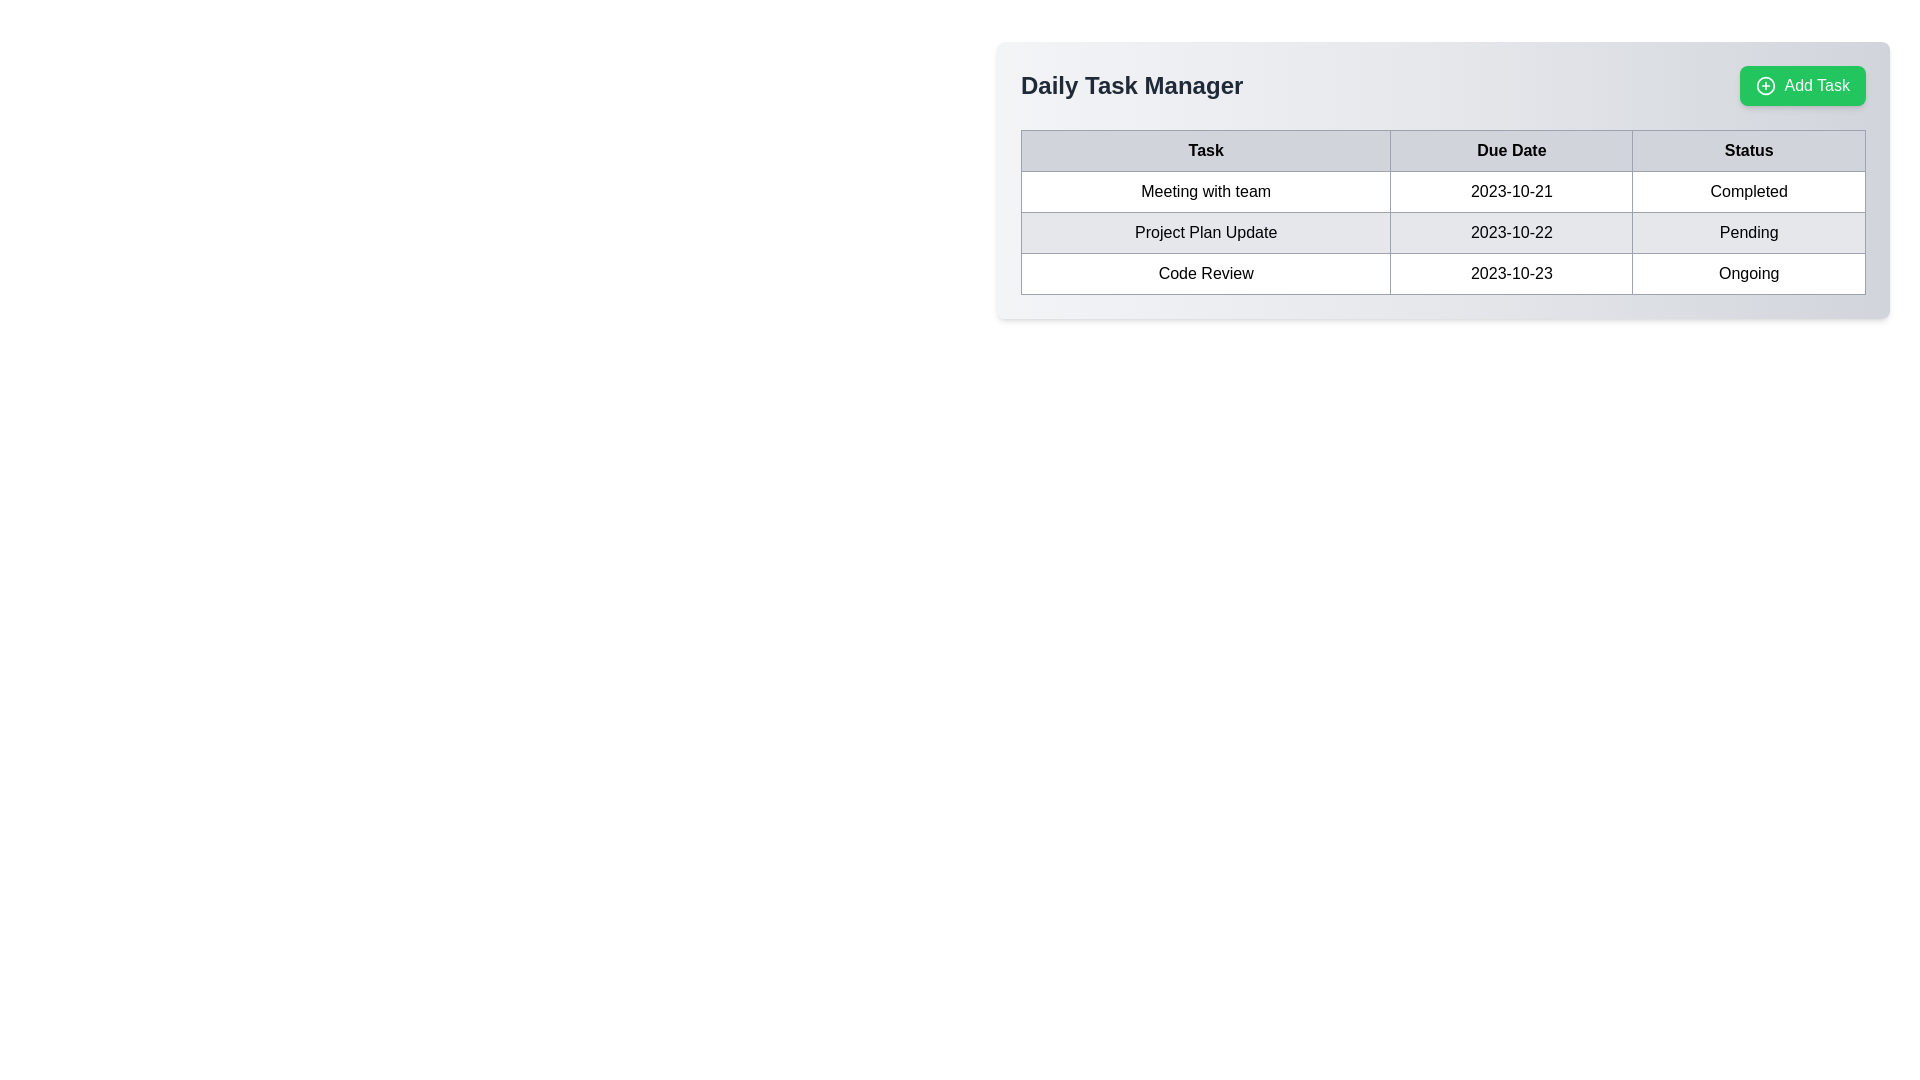 The height and width of the screenshot is (1080, 1920). I want to click on the date text label showing '2023-10-23' located in the third row, second column of the table under the 'Due Date' header, so click(1511, 273).